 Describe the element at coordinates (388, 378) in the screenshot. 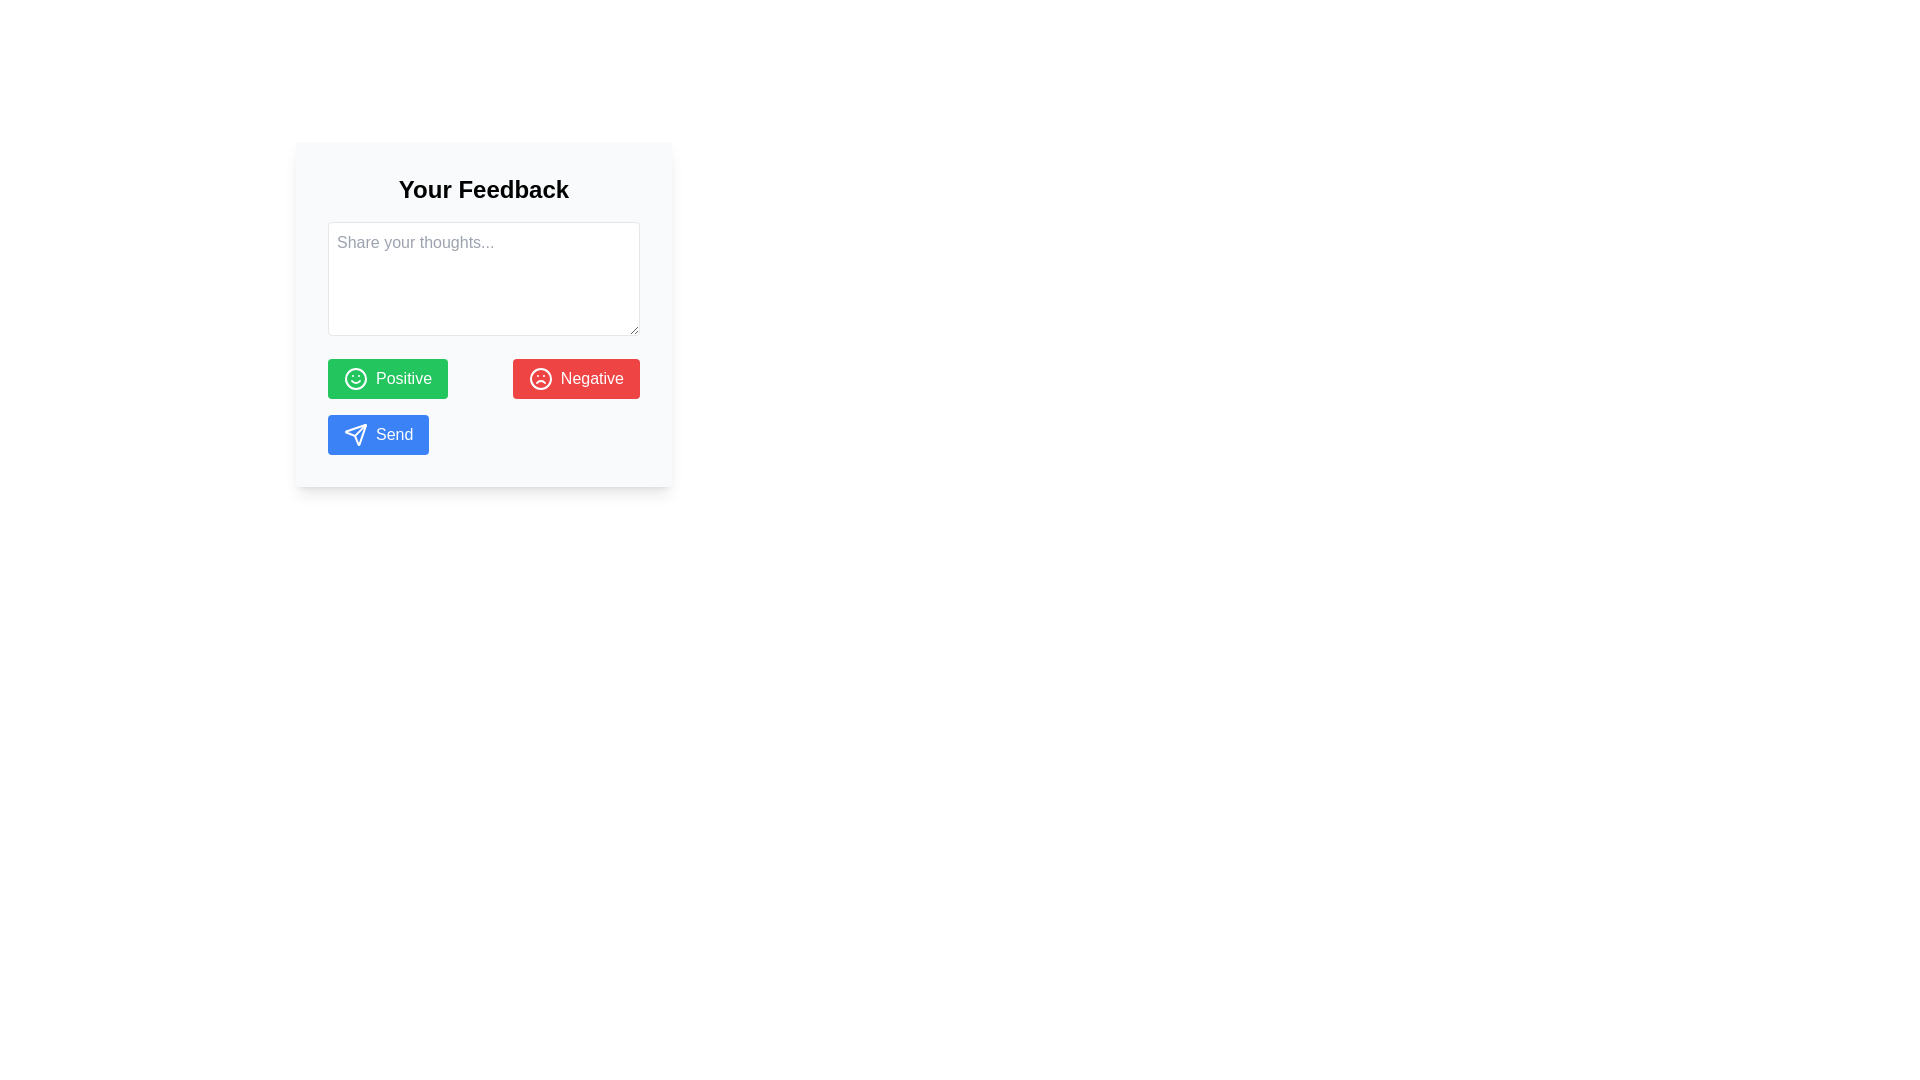

I see `the green button labeled 'Positive' with a smiley face icon to provide positive feedback` at that location.